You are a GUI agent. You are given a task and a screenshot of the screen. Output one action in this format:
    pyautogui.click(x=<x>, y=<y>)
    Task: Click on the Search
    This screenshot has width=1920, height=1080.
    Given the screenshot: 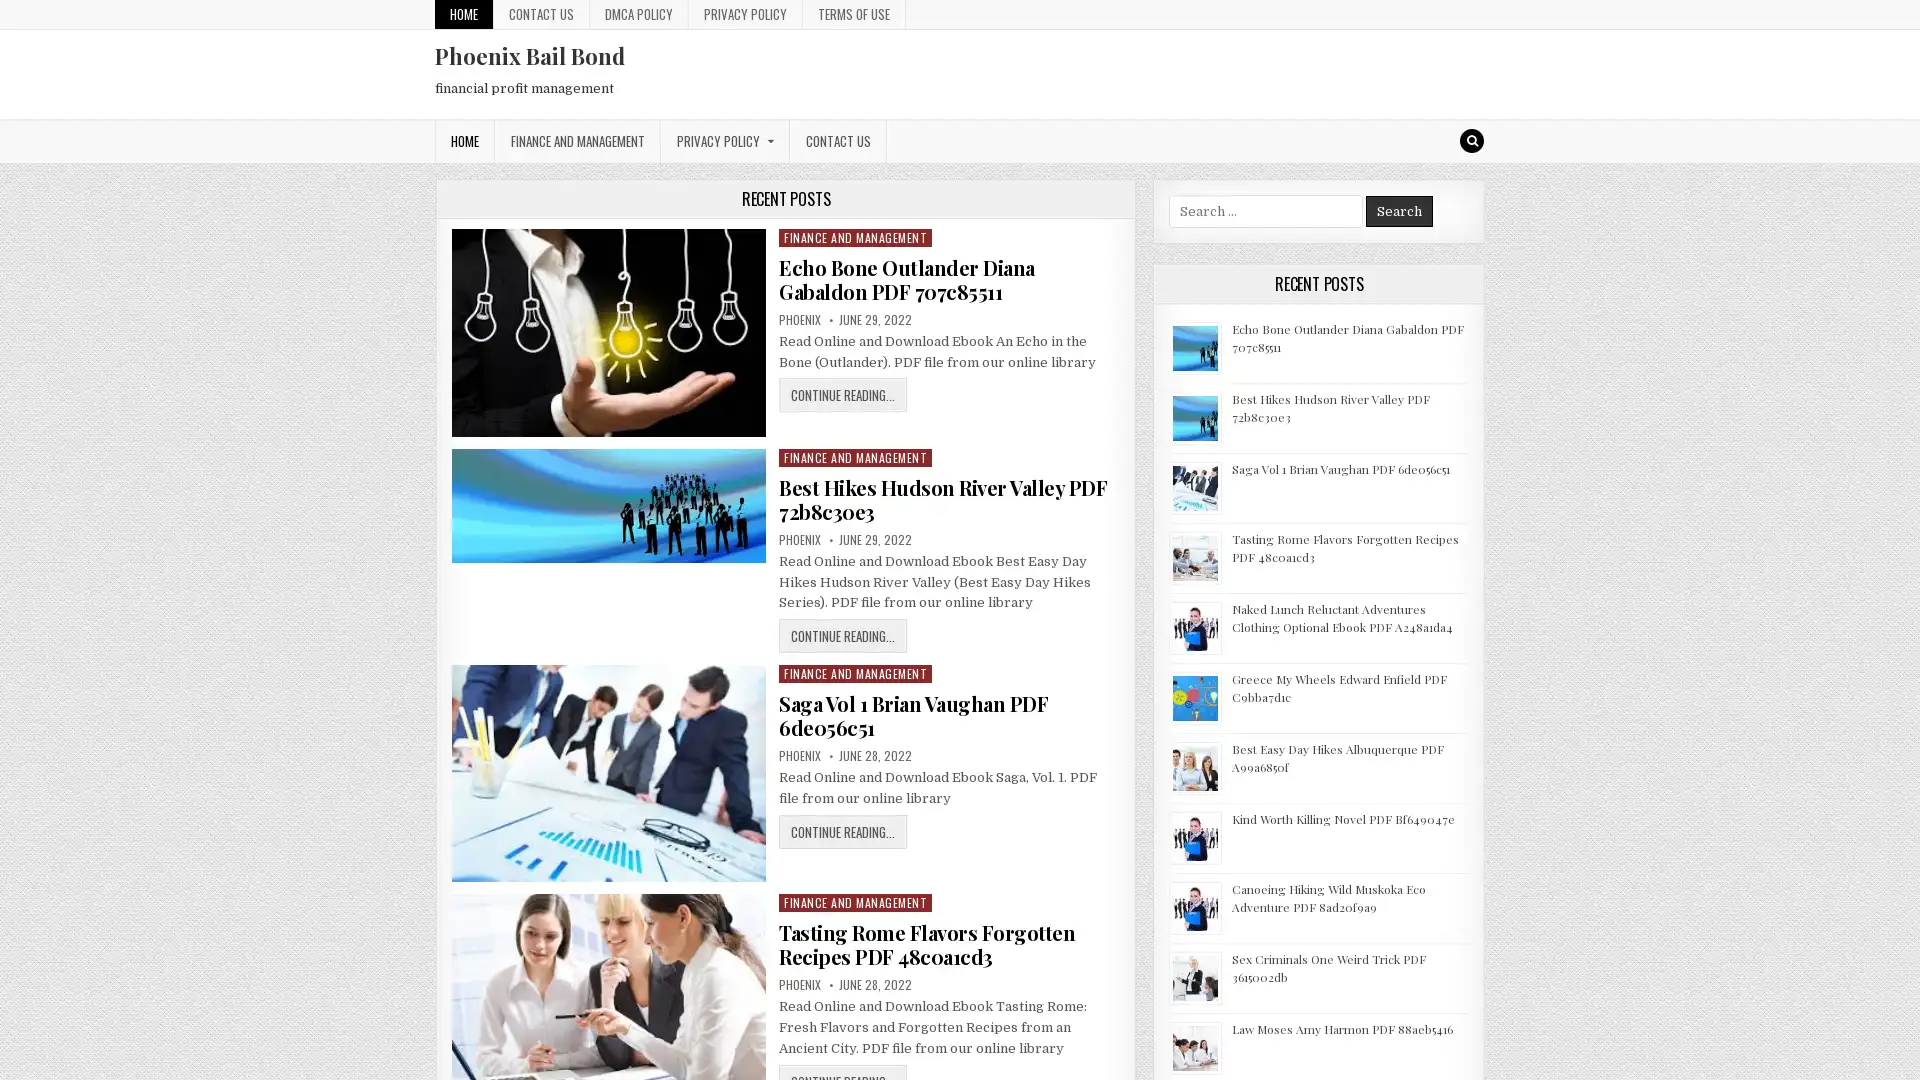 What is the action you would take?
    pyautogui.click(x=1398, y=211)
    